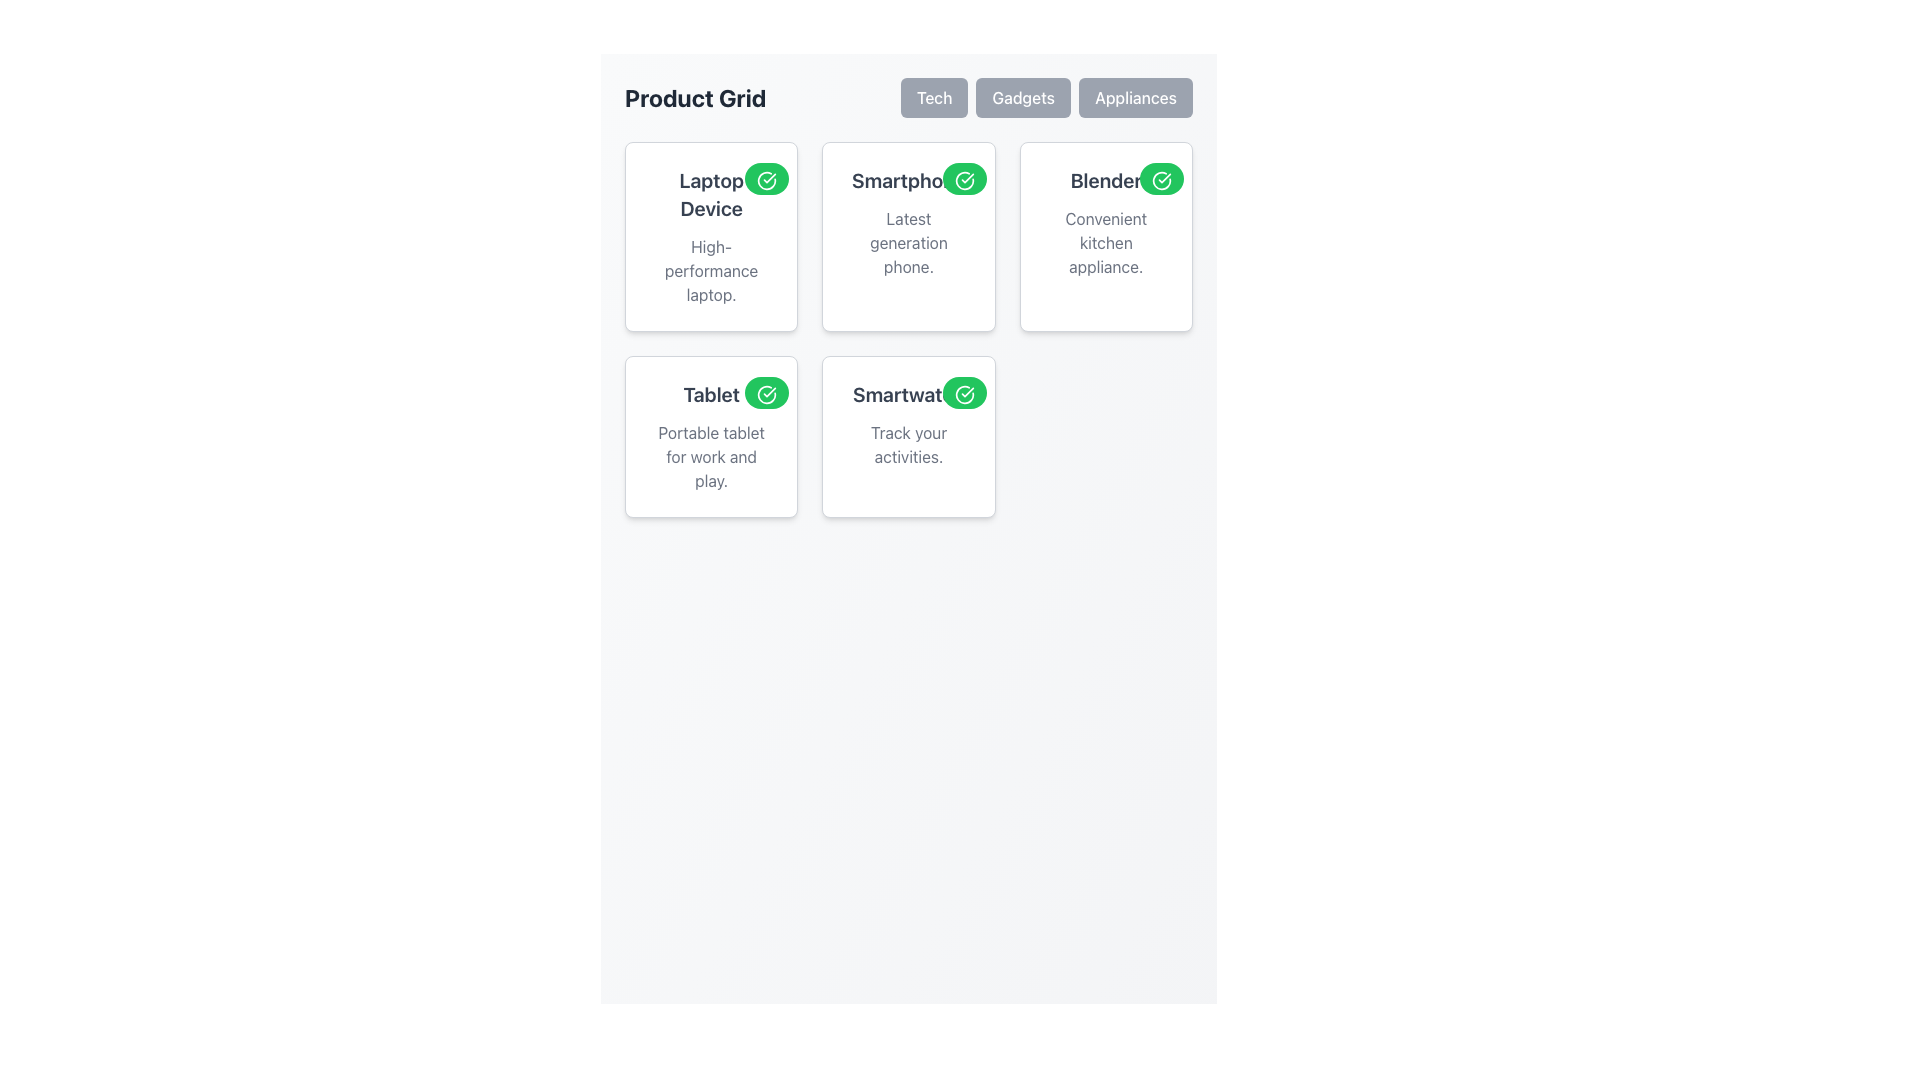 This screenshot has width=1920, height=1080. What do you see at coordinates (907, 242) in the screenshot?
I see `the static text displaying 'Latest generation phone.' located below the title 'Smartphone' in the second card of the grid layout` at bounding box center [907, 242].